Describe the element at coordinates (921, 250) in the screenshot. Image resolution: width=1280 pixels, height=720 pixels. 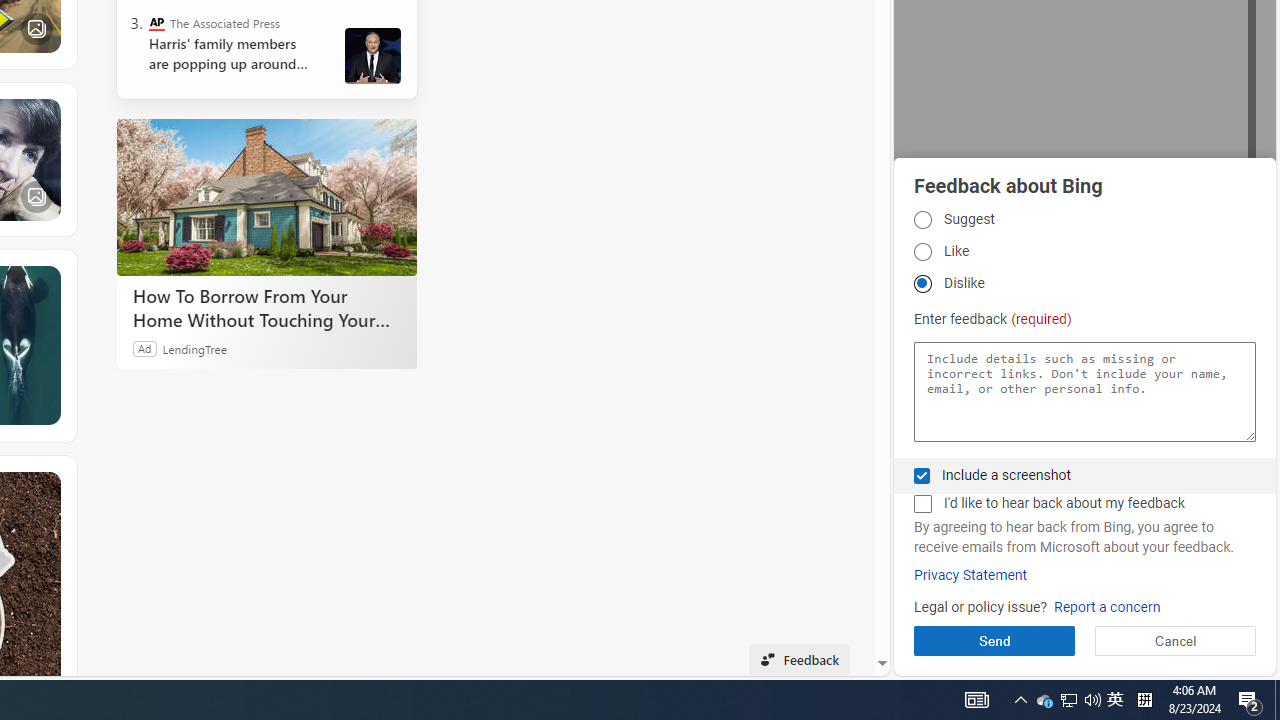
I see `'AutomationID: fbpgdgtp2'` at that location.